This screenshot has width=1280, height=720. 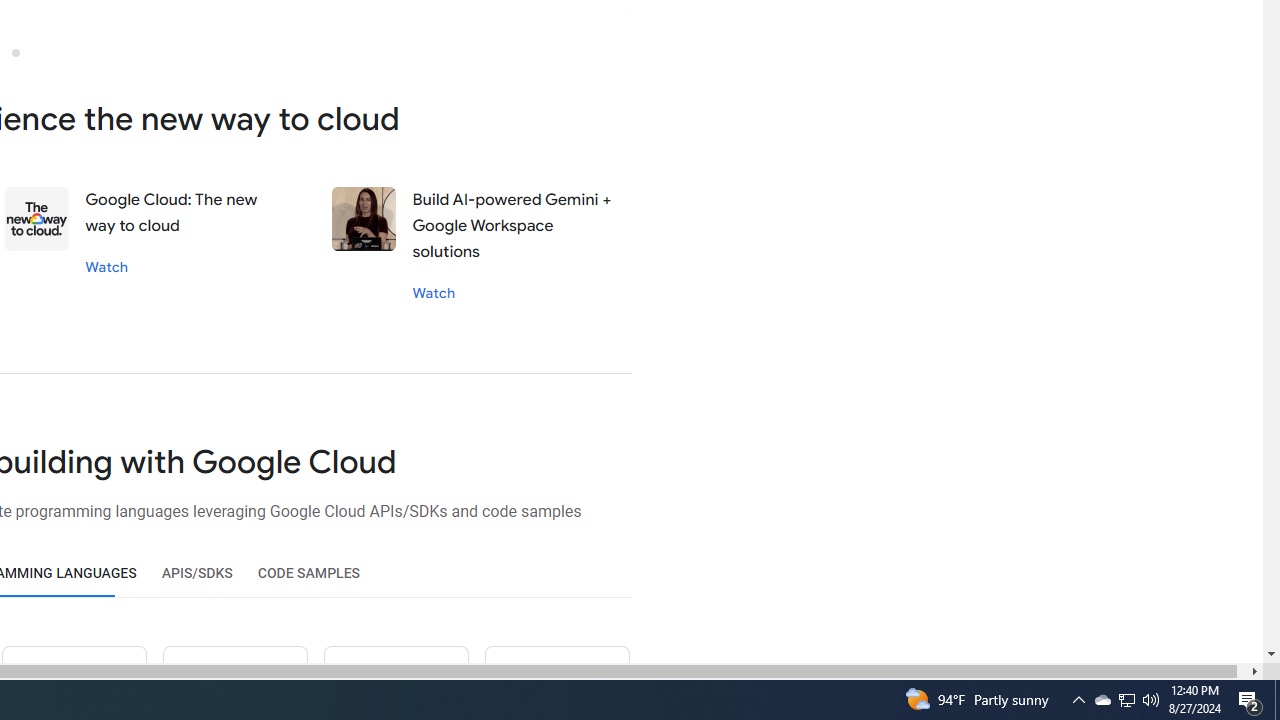 What do you see at coordinates (15, 51) in the screenshot?
I see `'Slide 3'` at bounding box center [15, 51].